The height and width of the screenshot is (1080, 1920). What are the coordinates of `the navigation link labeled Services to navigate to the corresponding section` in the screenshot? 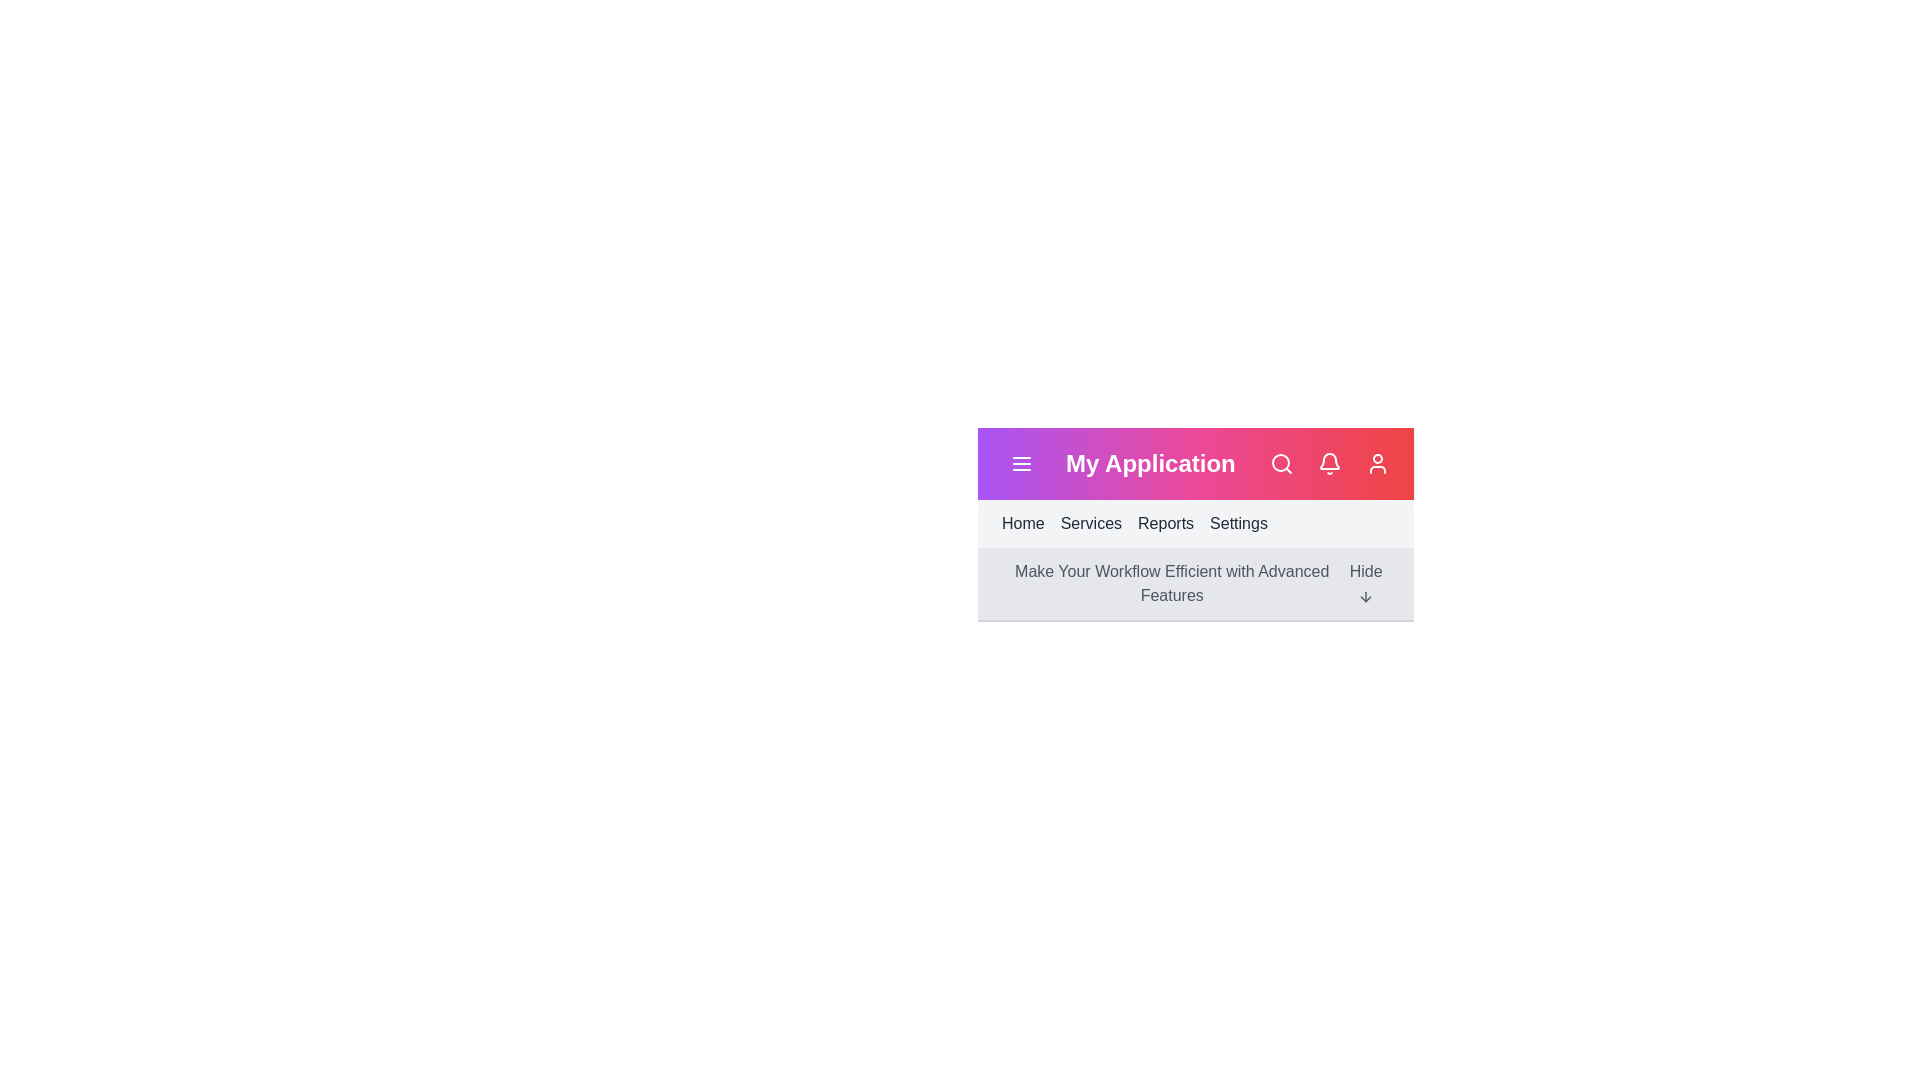 It's located at (1089, 523).